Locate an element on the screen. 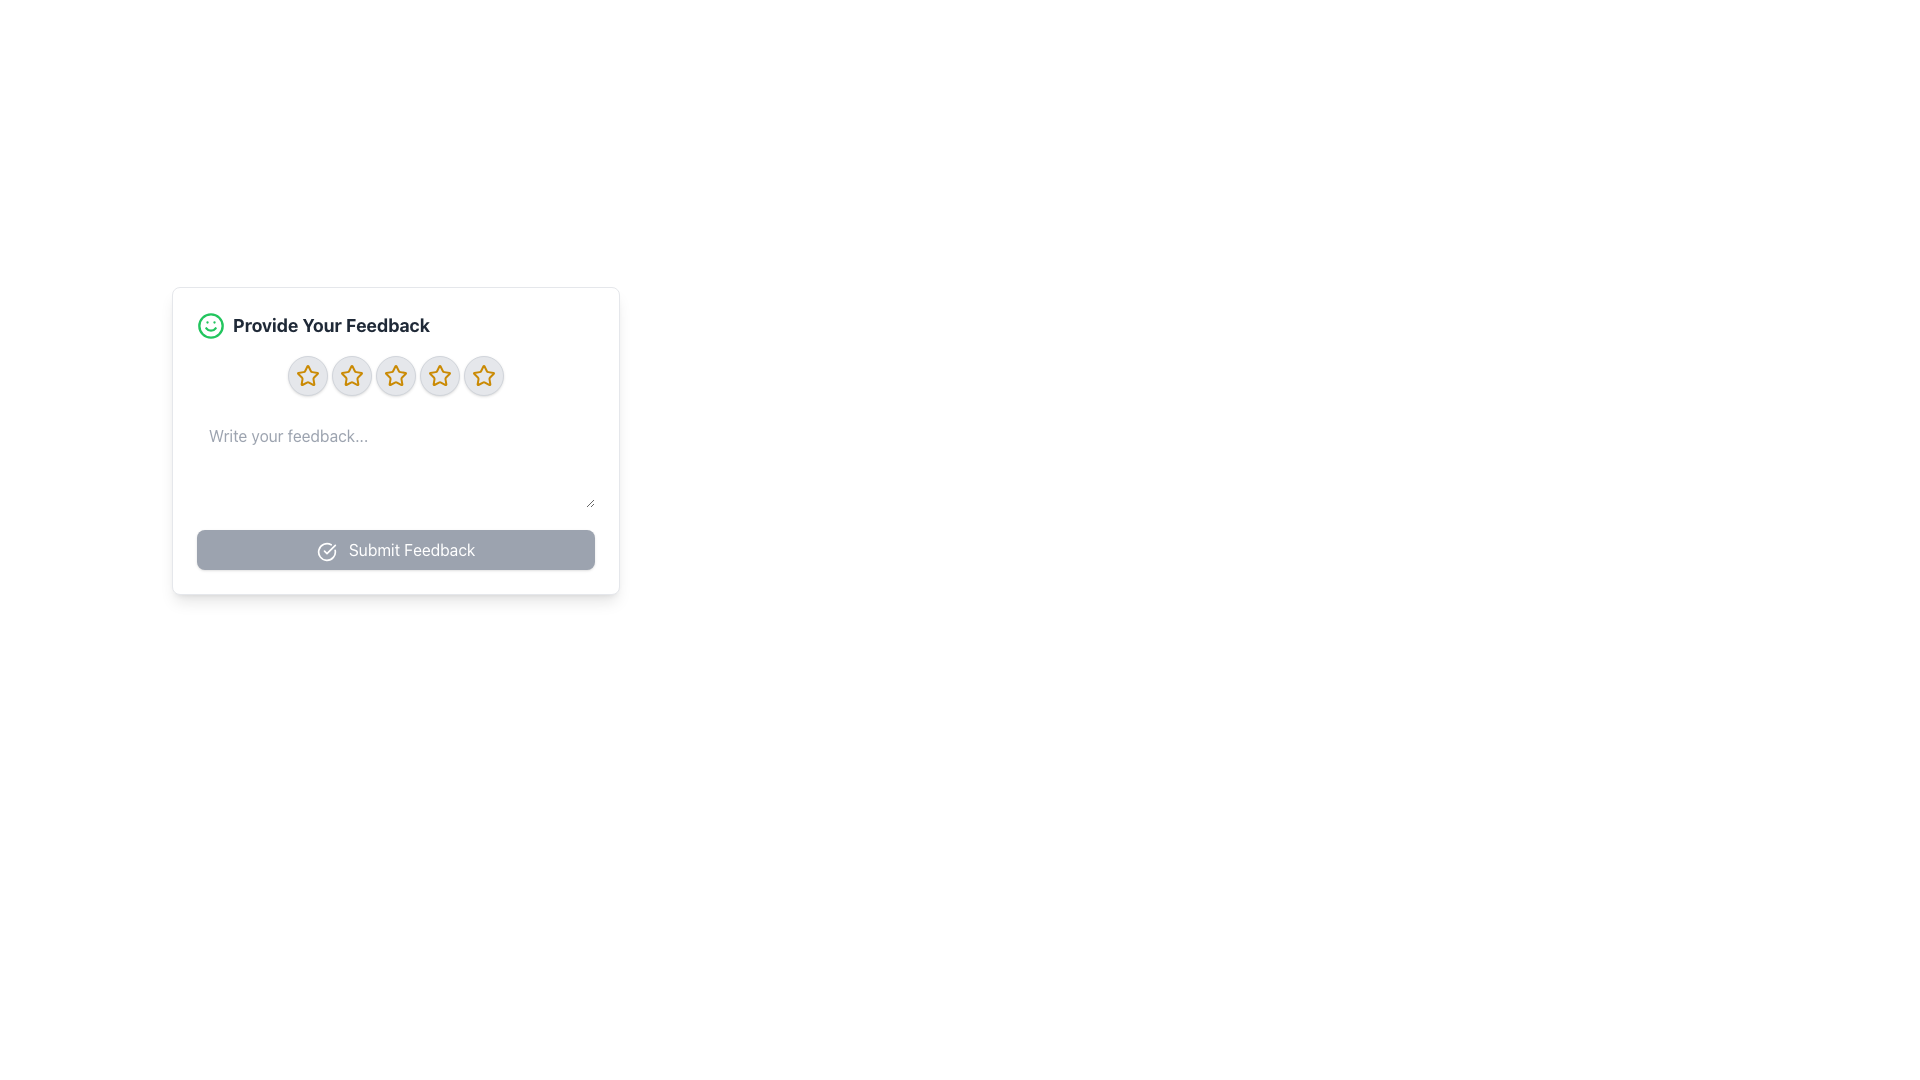 The height and width of the screenshot is (1080, 1920). the circular element with a green stroke located at the center of the smiley face icon, which is part of the feedback card titled 'Provide Your Feedback' is located at coordinates (211, 325).